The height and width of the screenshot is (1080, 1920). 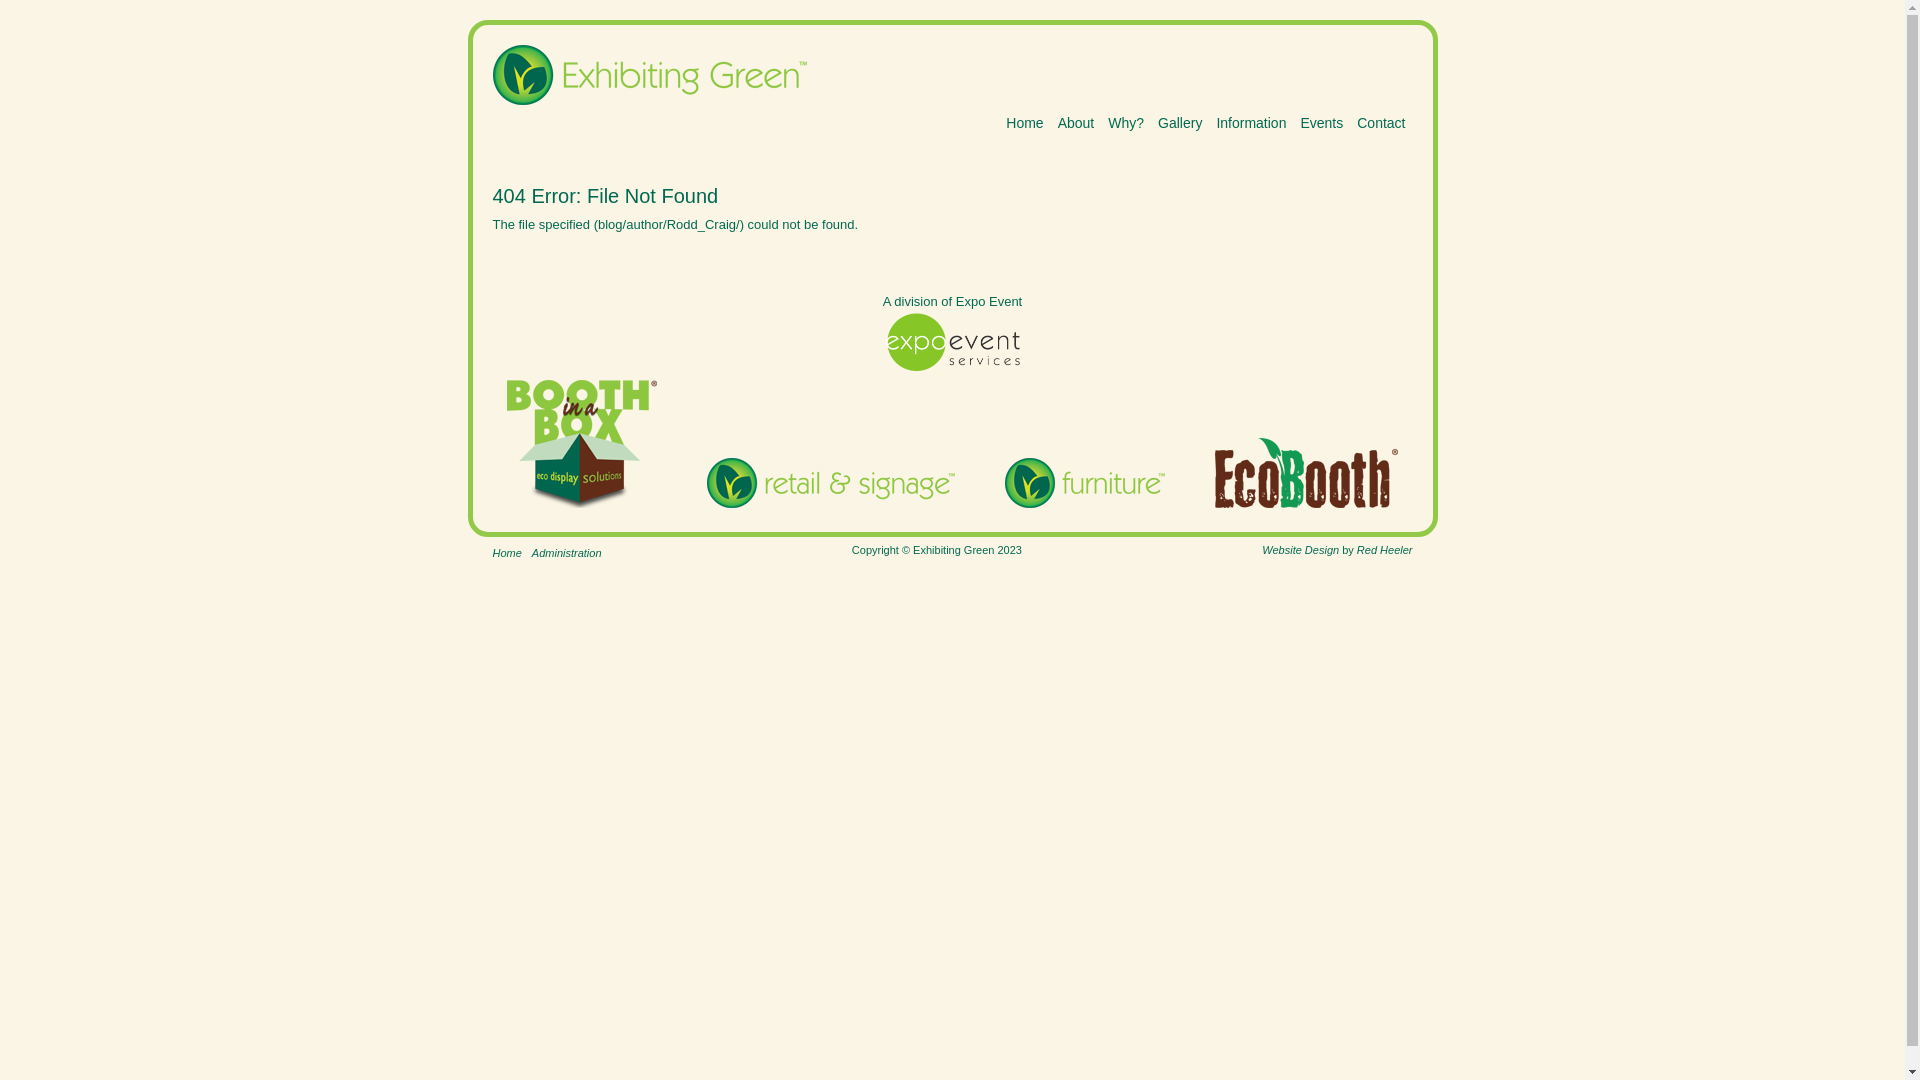 I want to click on 'Why?', so click(x=1126, y=123).